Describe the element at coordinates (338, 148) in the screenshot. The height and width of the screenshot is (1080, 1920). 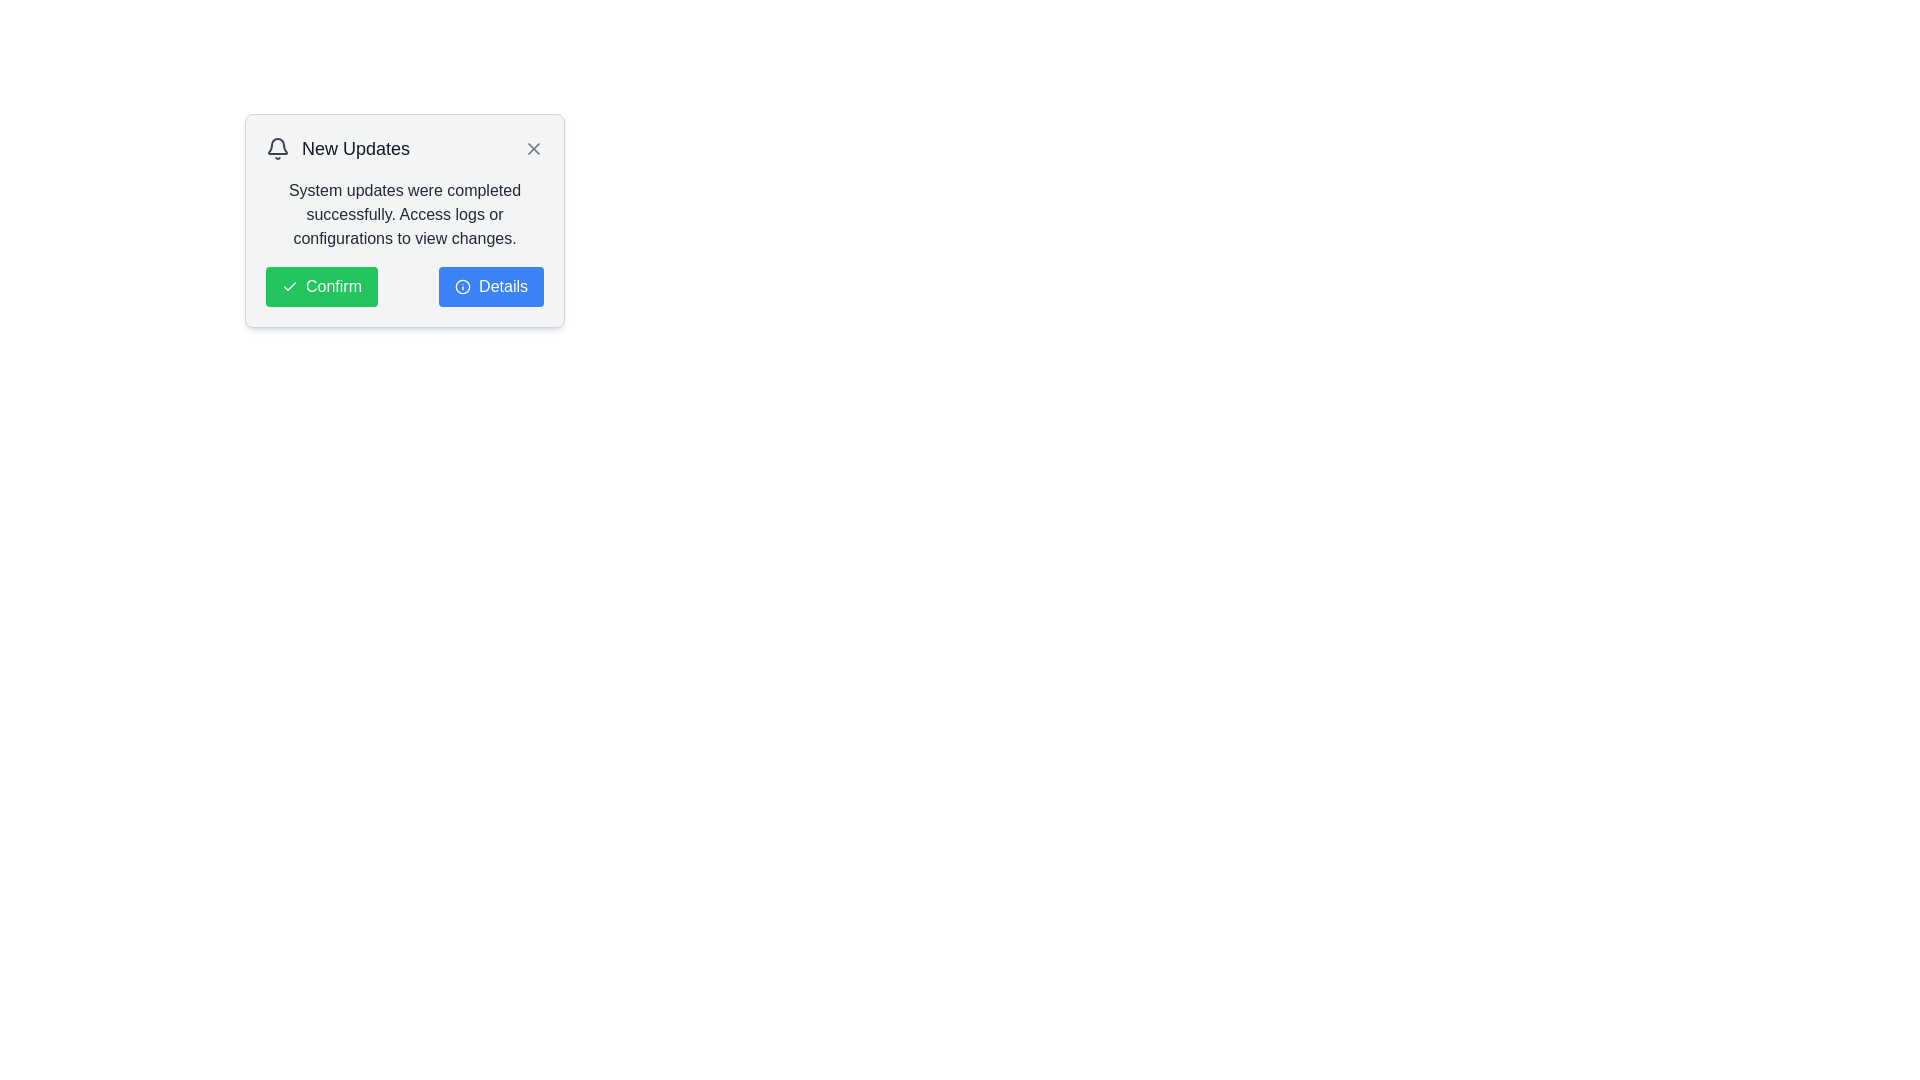
I see `the 'New Updates' text label, which is displayed in bold next to a notification bell icon in the upper-left portion of the pop-up dialog` at that location.